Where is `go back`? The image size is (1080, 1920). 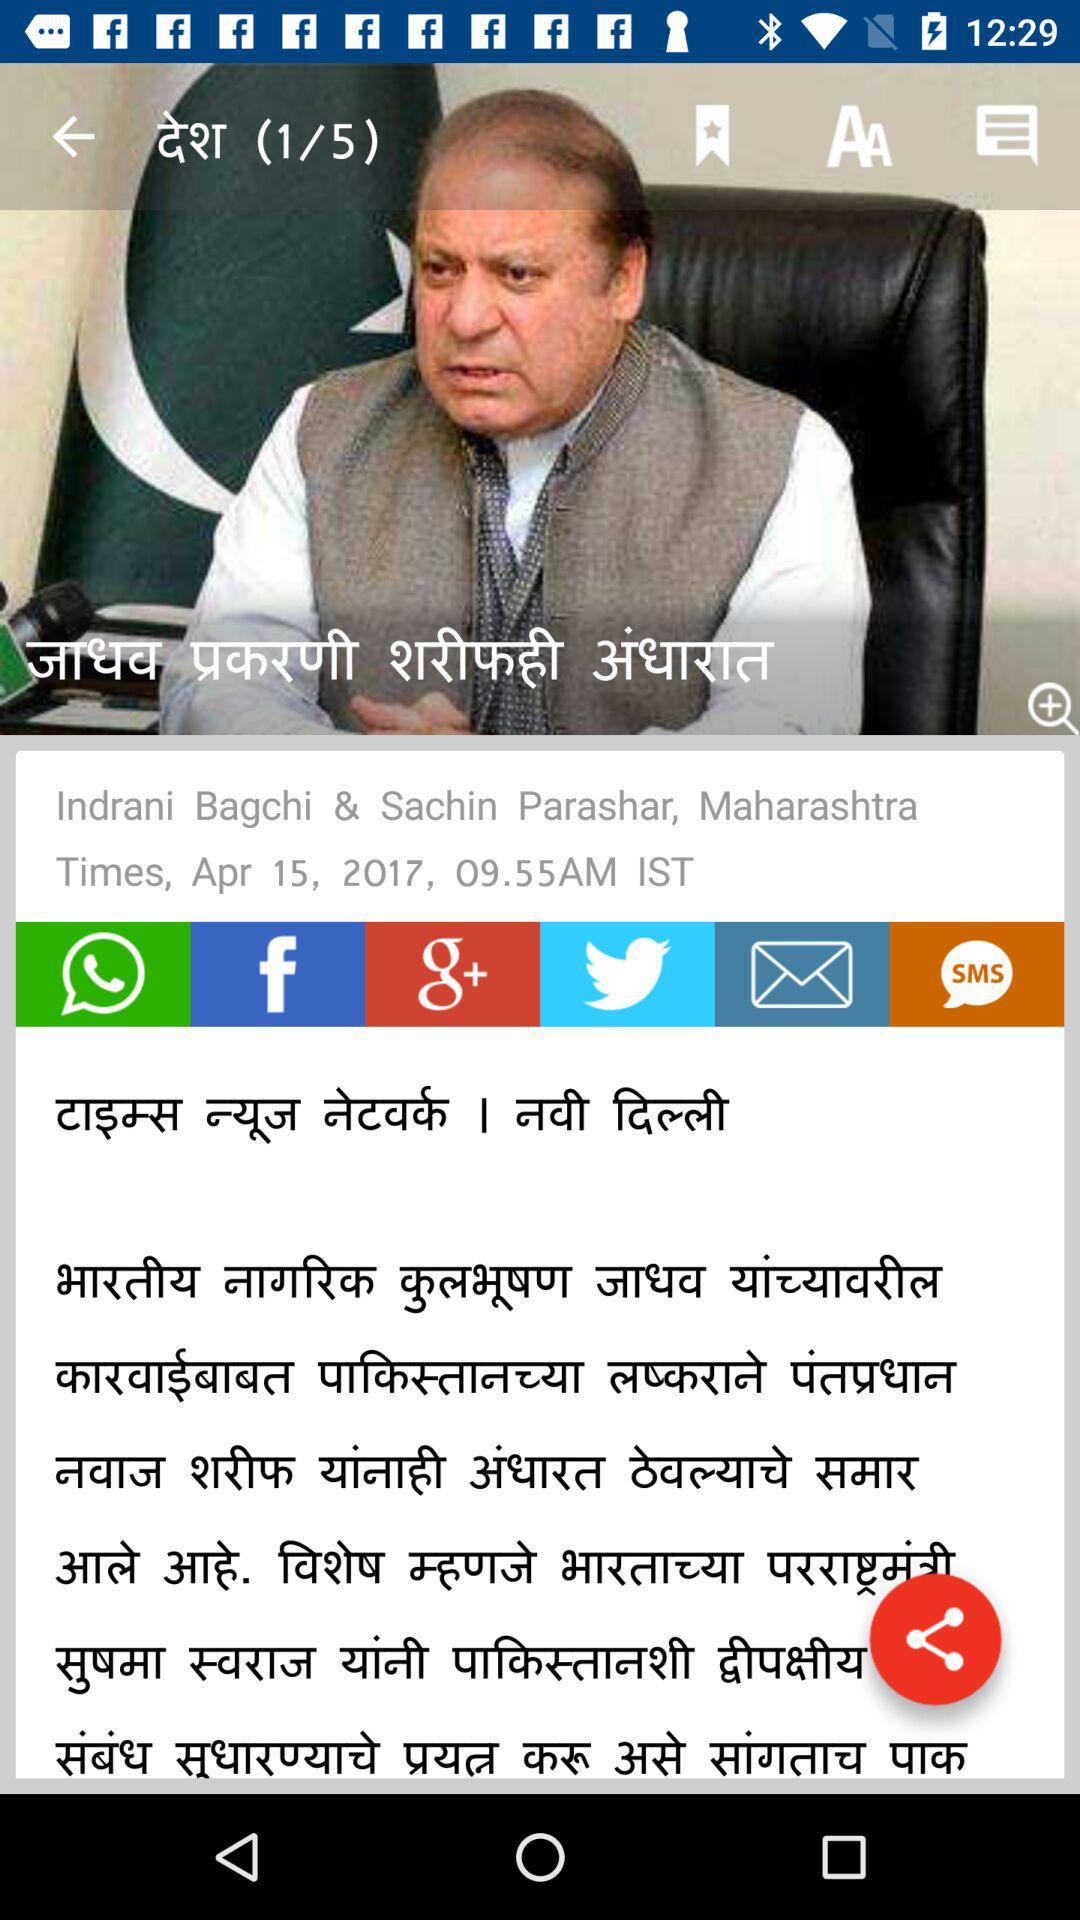 go back is located at coordinates (72, 135).